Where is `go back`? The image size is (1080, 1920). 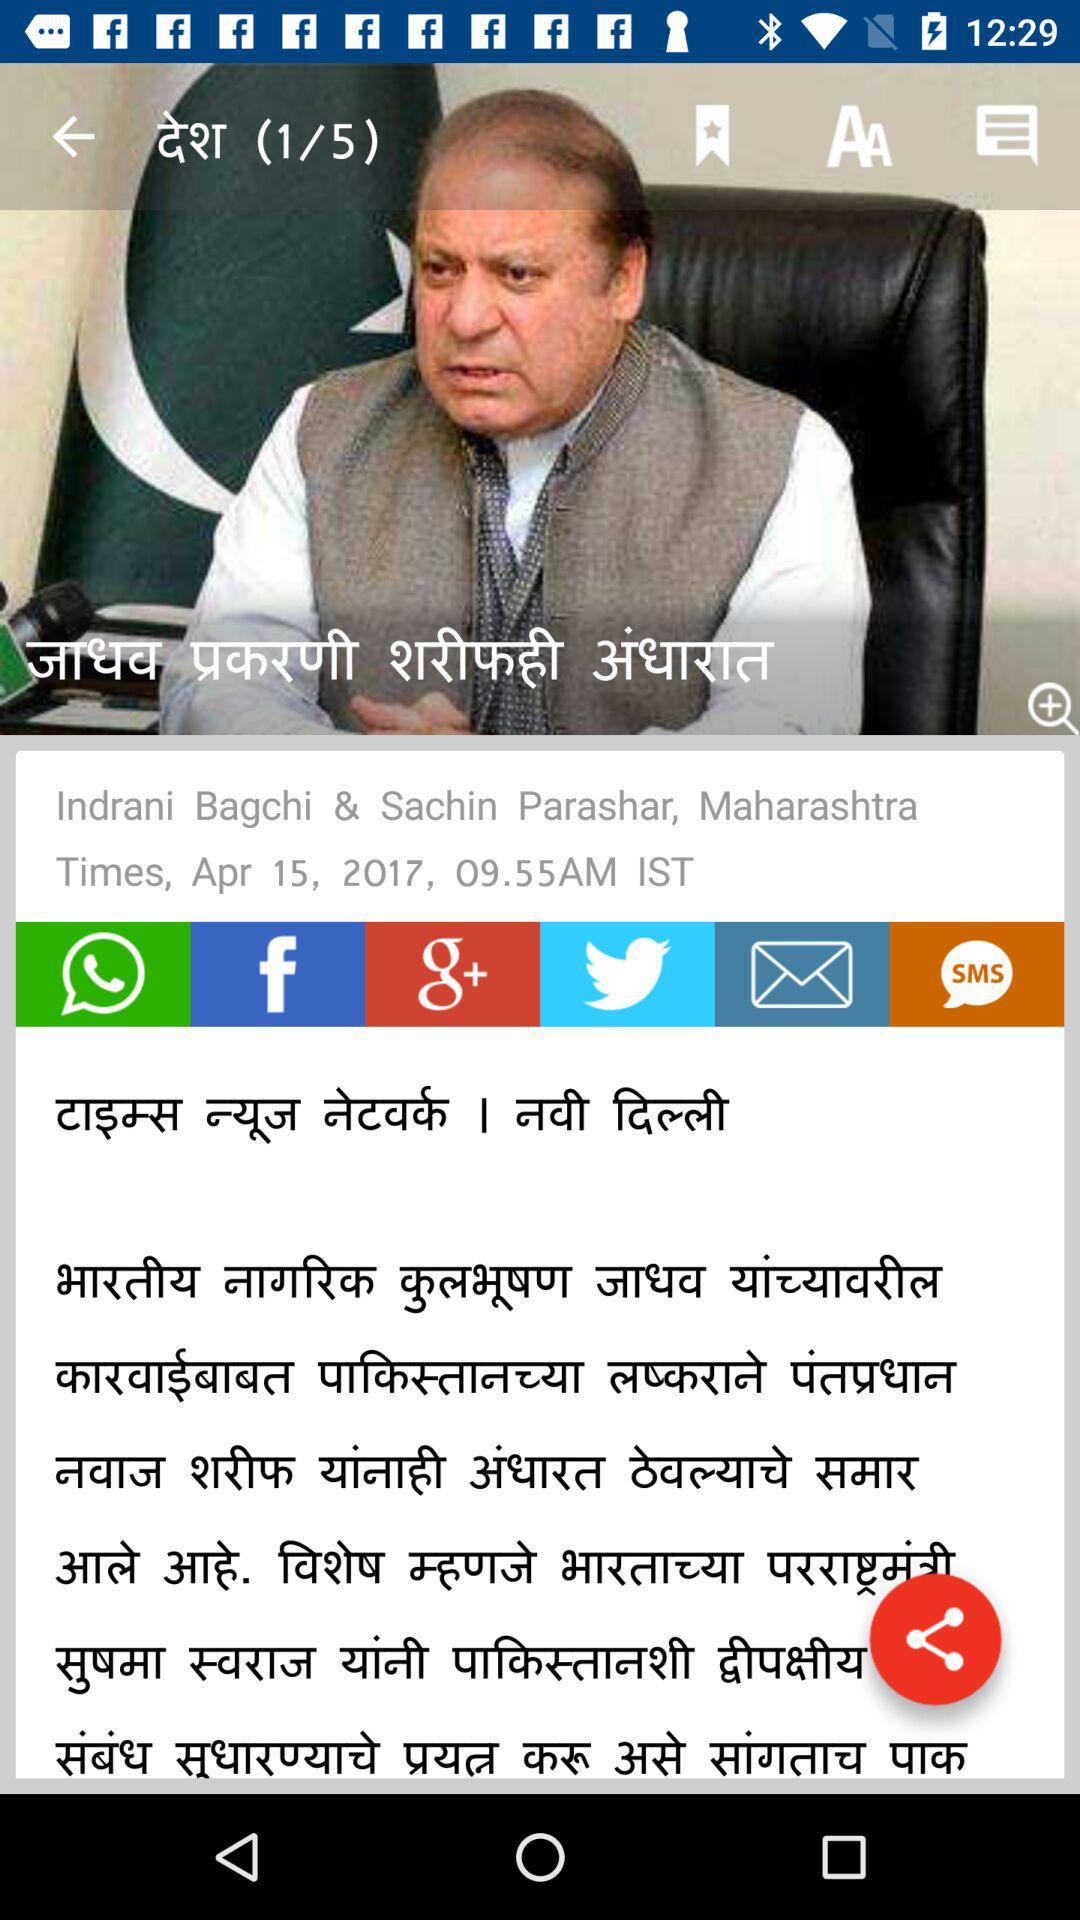 go back is located at coordinates (72, 135).